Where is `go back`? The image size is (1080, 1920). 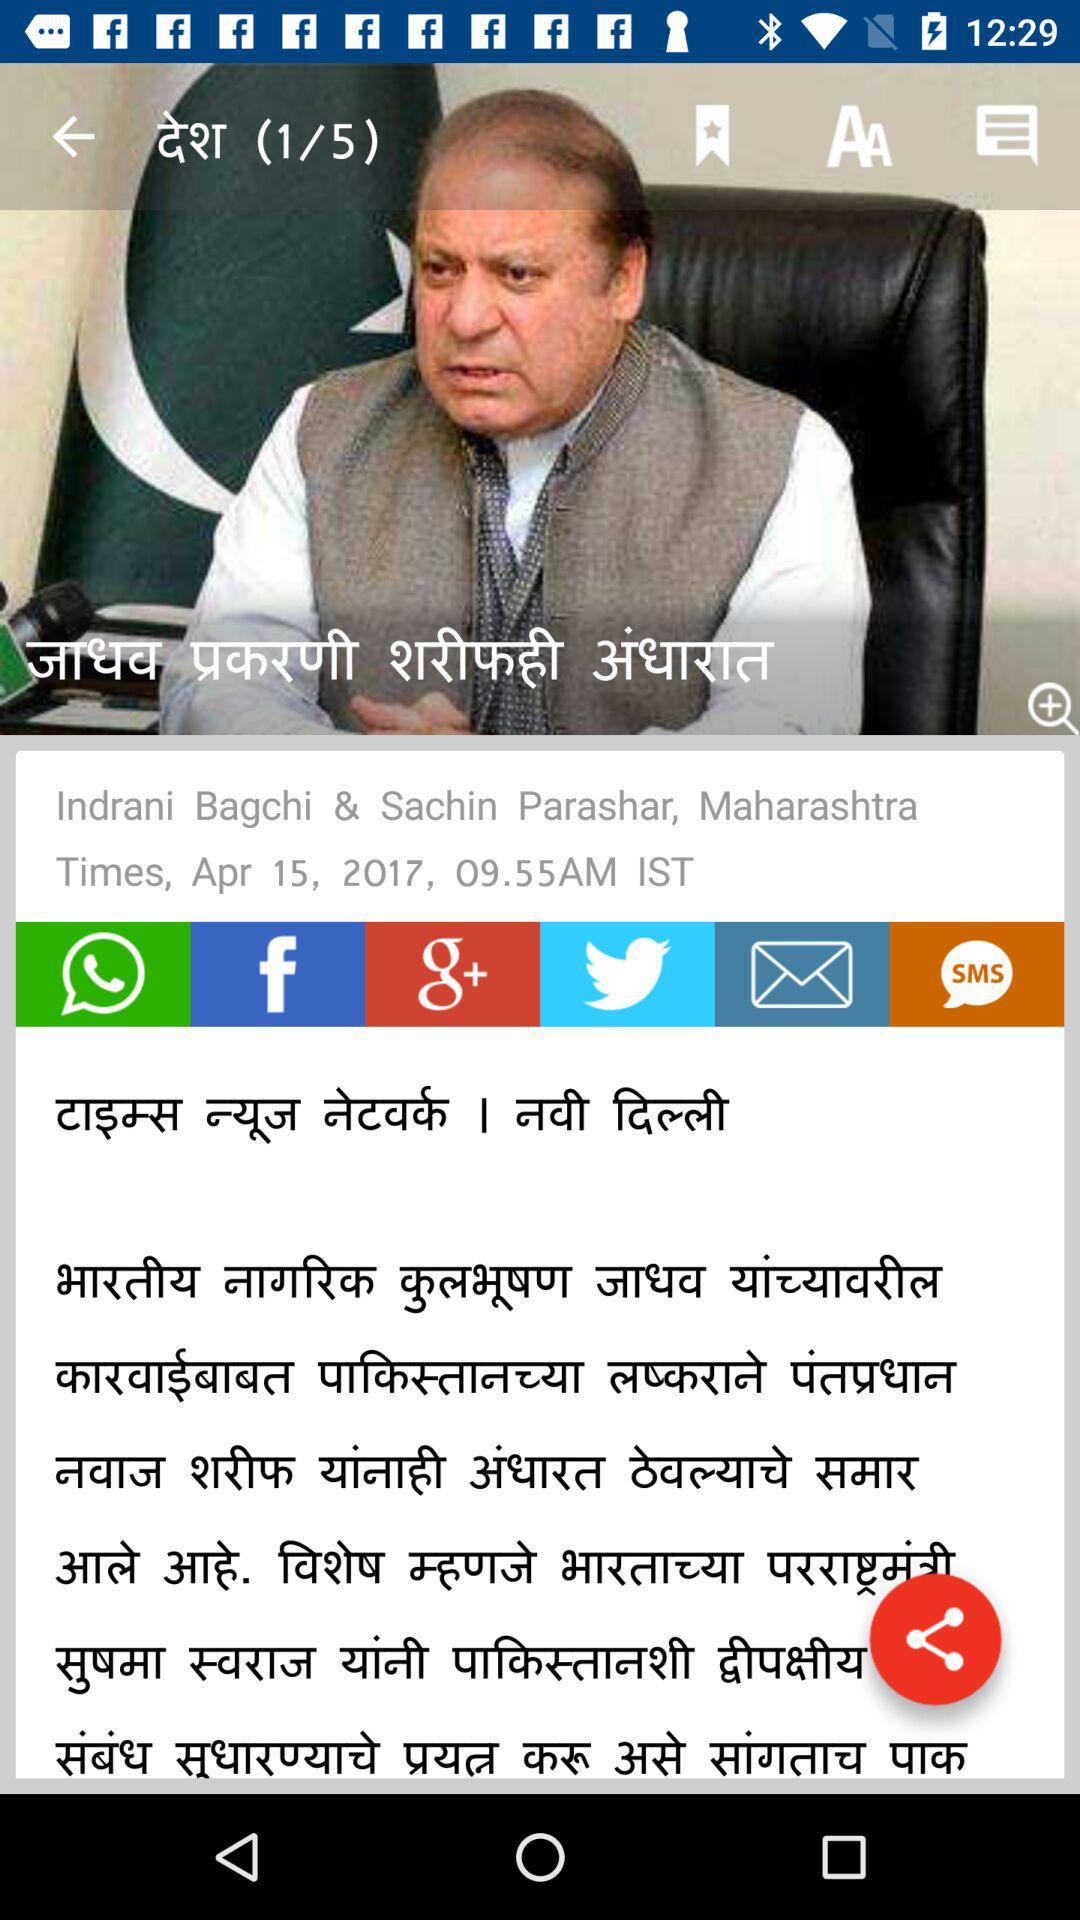 go back is located at coordinates (72, 135).